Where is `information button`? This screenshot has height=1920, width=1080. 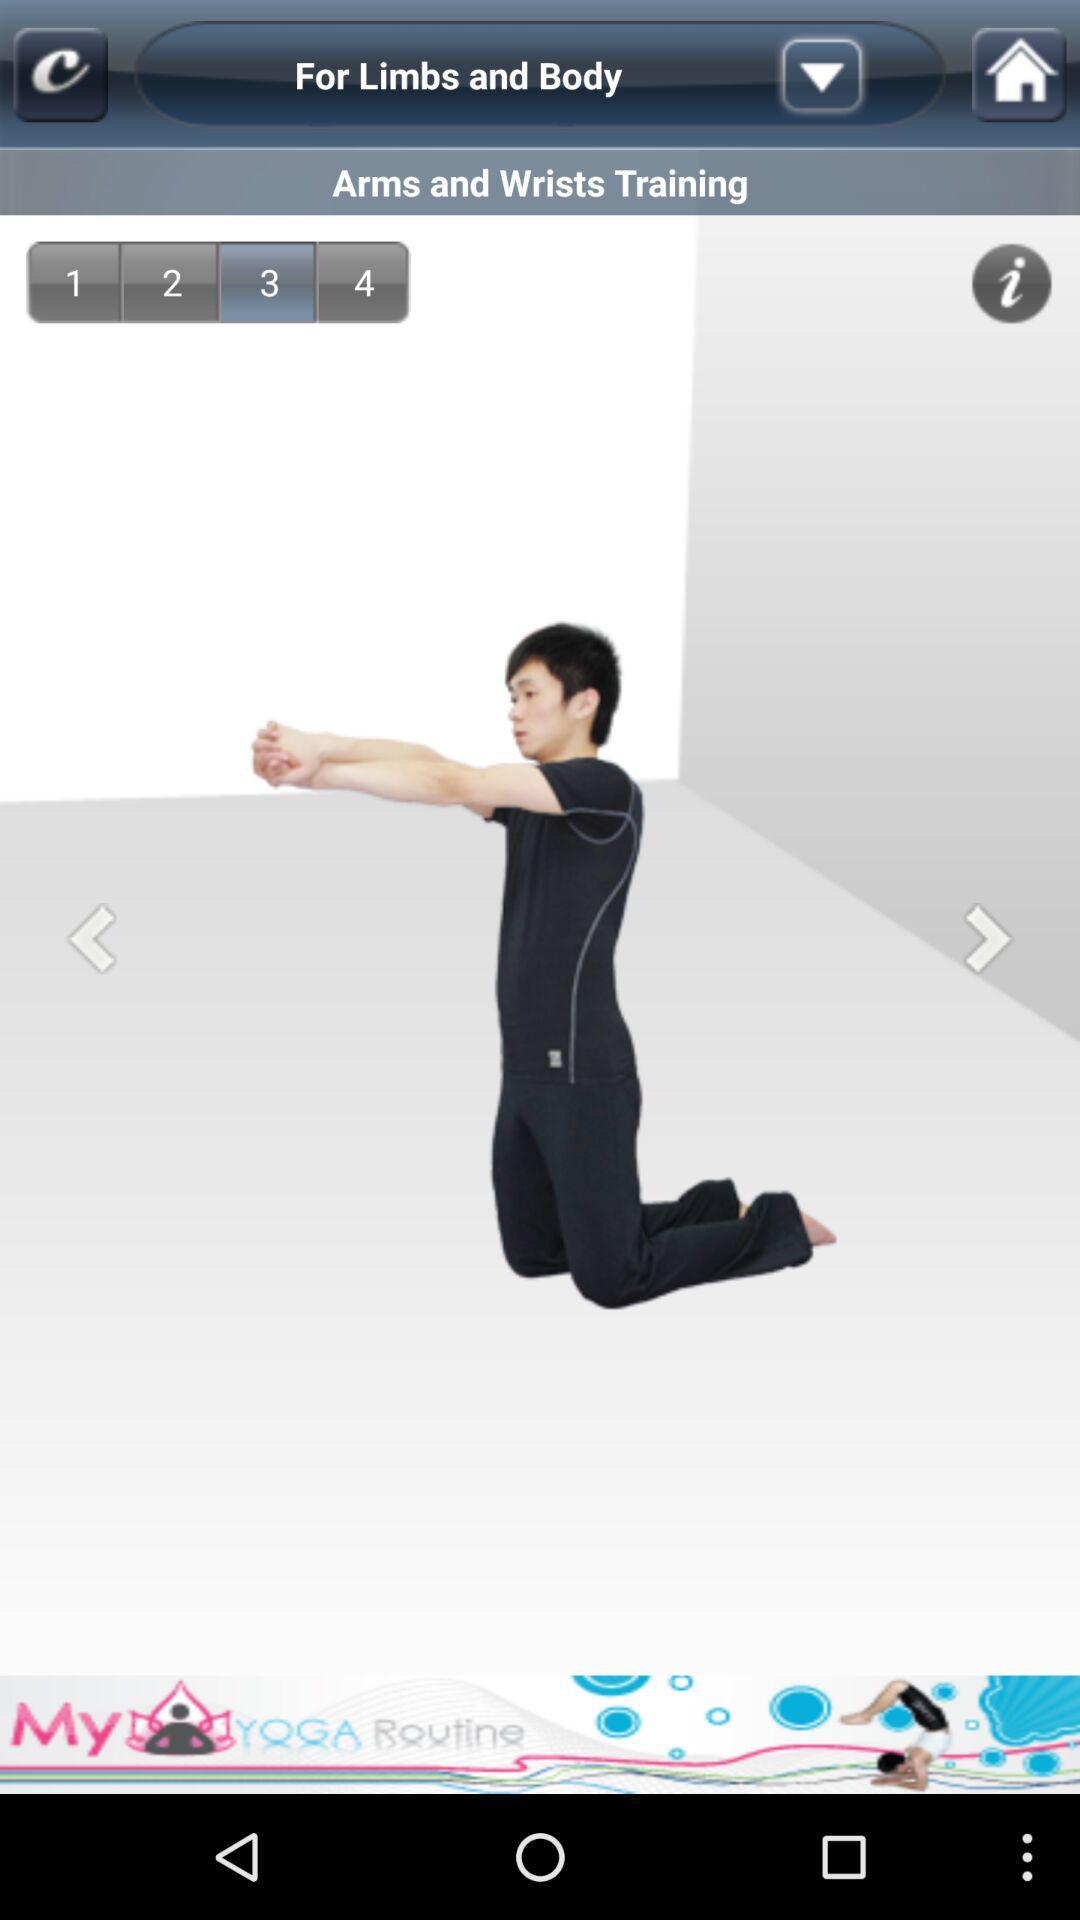
information button is located at coordinates (1011, 282).